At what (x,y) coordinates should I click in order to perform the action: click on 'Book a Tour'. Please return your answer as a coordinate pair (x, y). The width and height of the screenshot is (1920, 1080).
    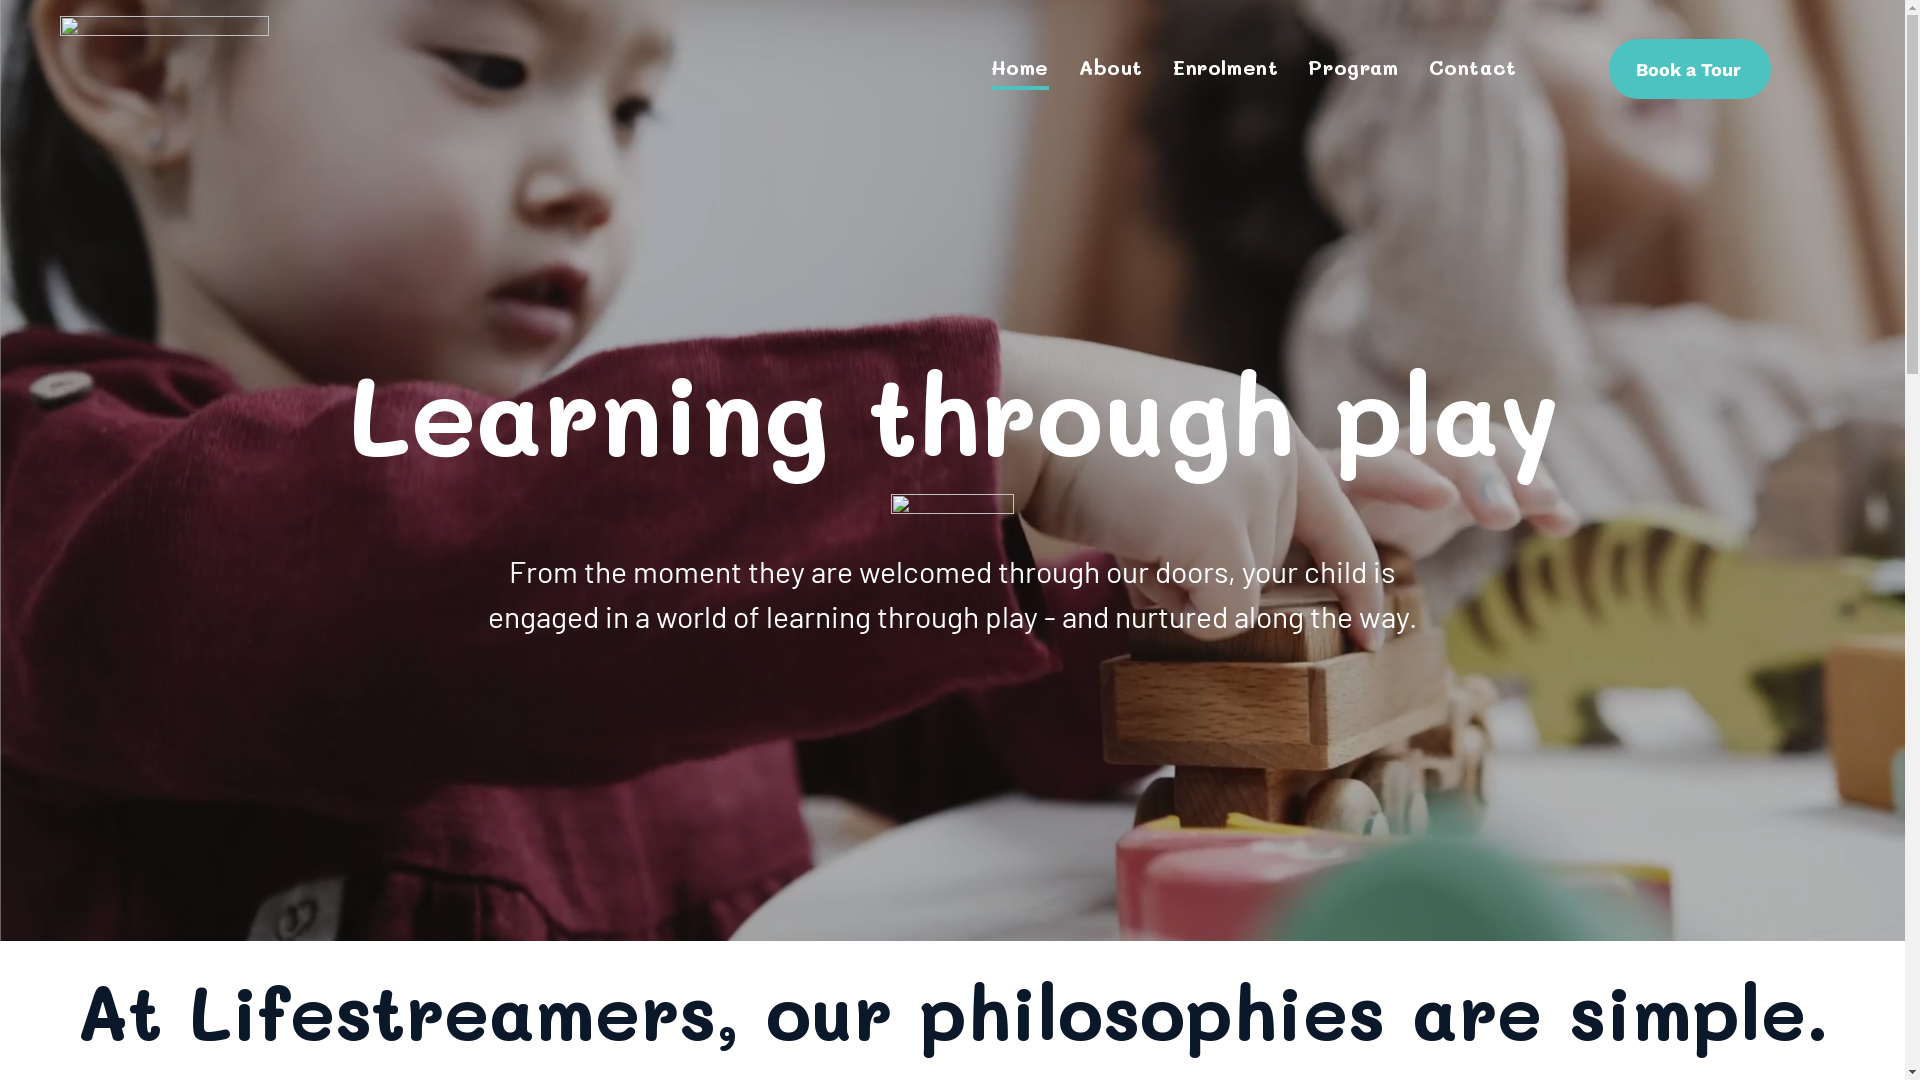
    Looking at the image, I should click on (1688, 68).